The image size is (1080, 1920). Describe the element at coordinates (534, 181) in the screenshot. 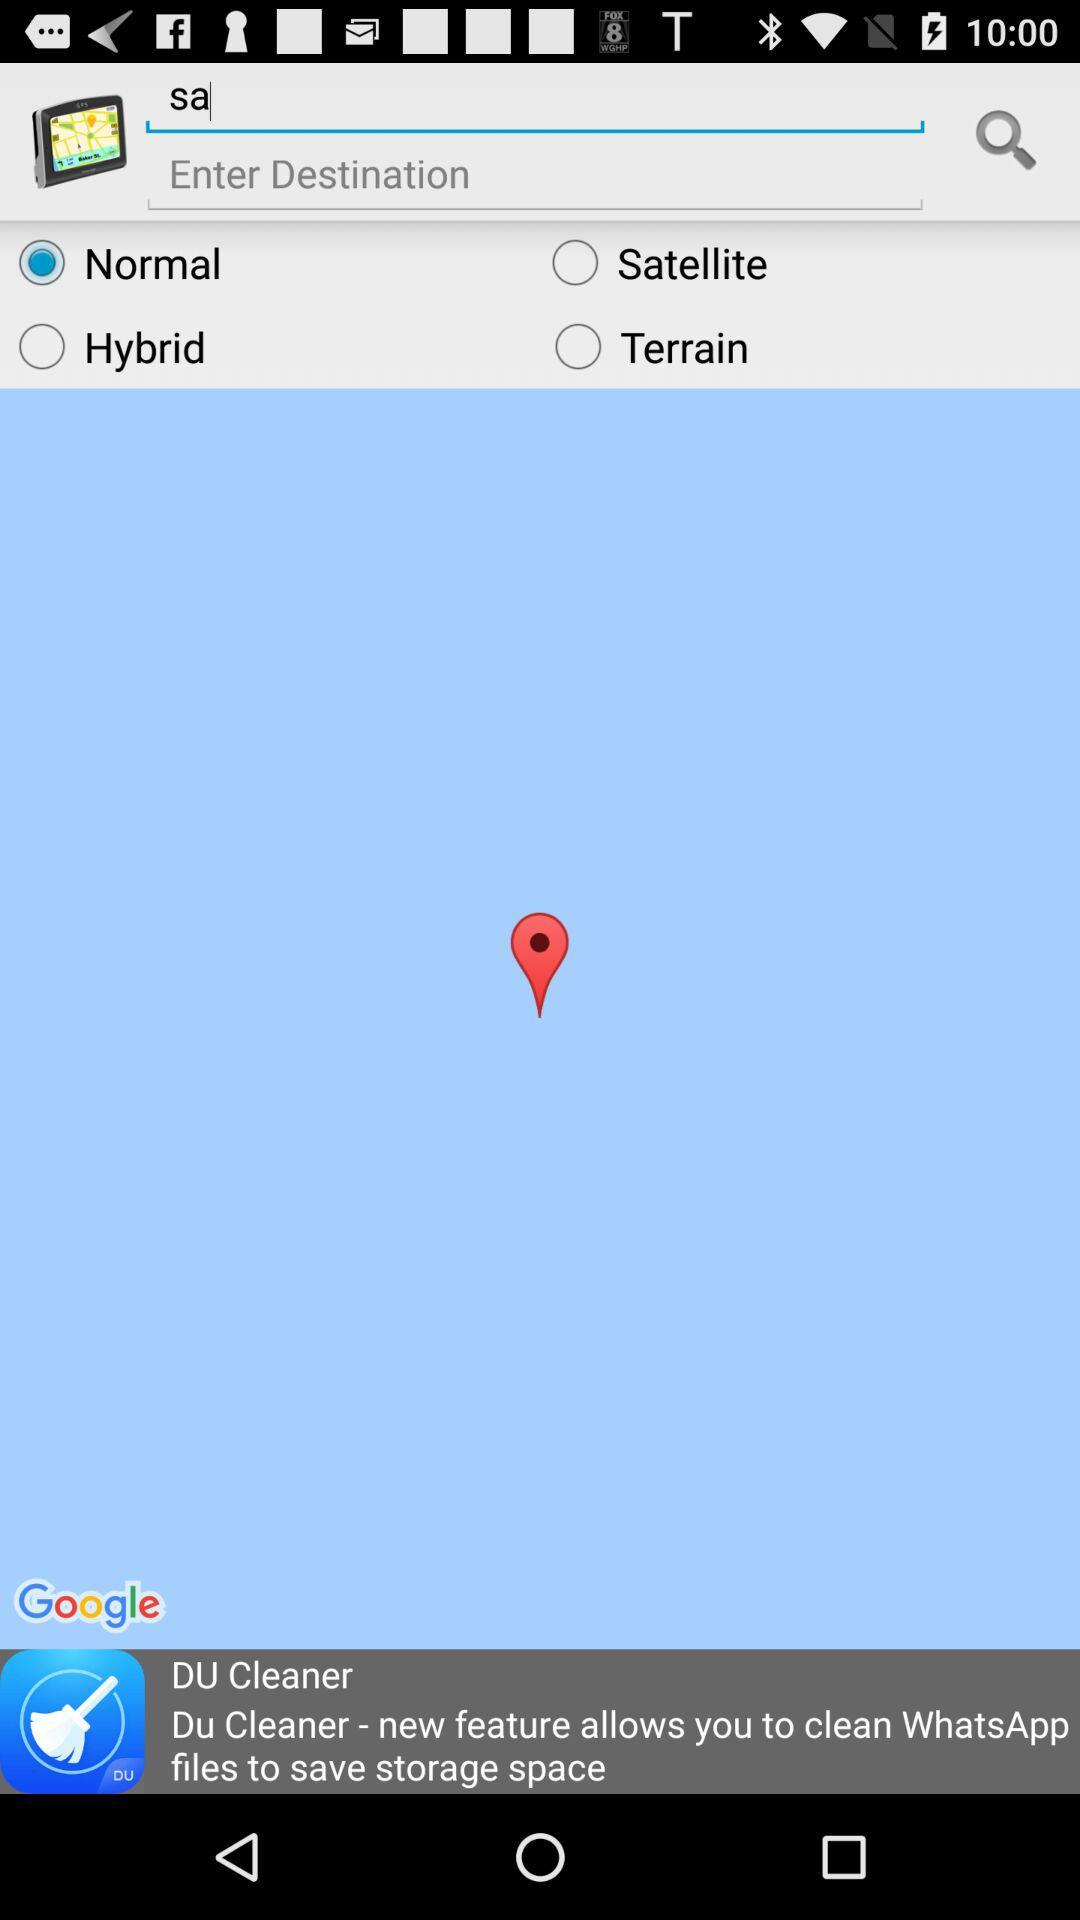

I see `destination` at that location.